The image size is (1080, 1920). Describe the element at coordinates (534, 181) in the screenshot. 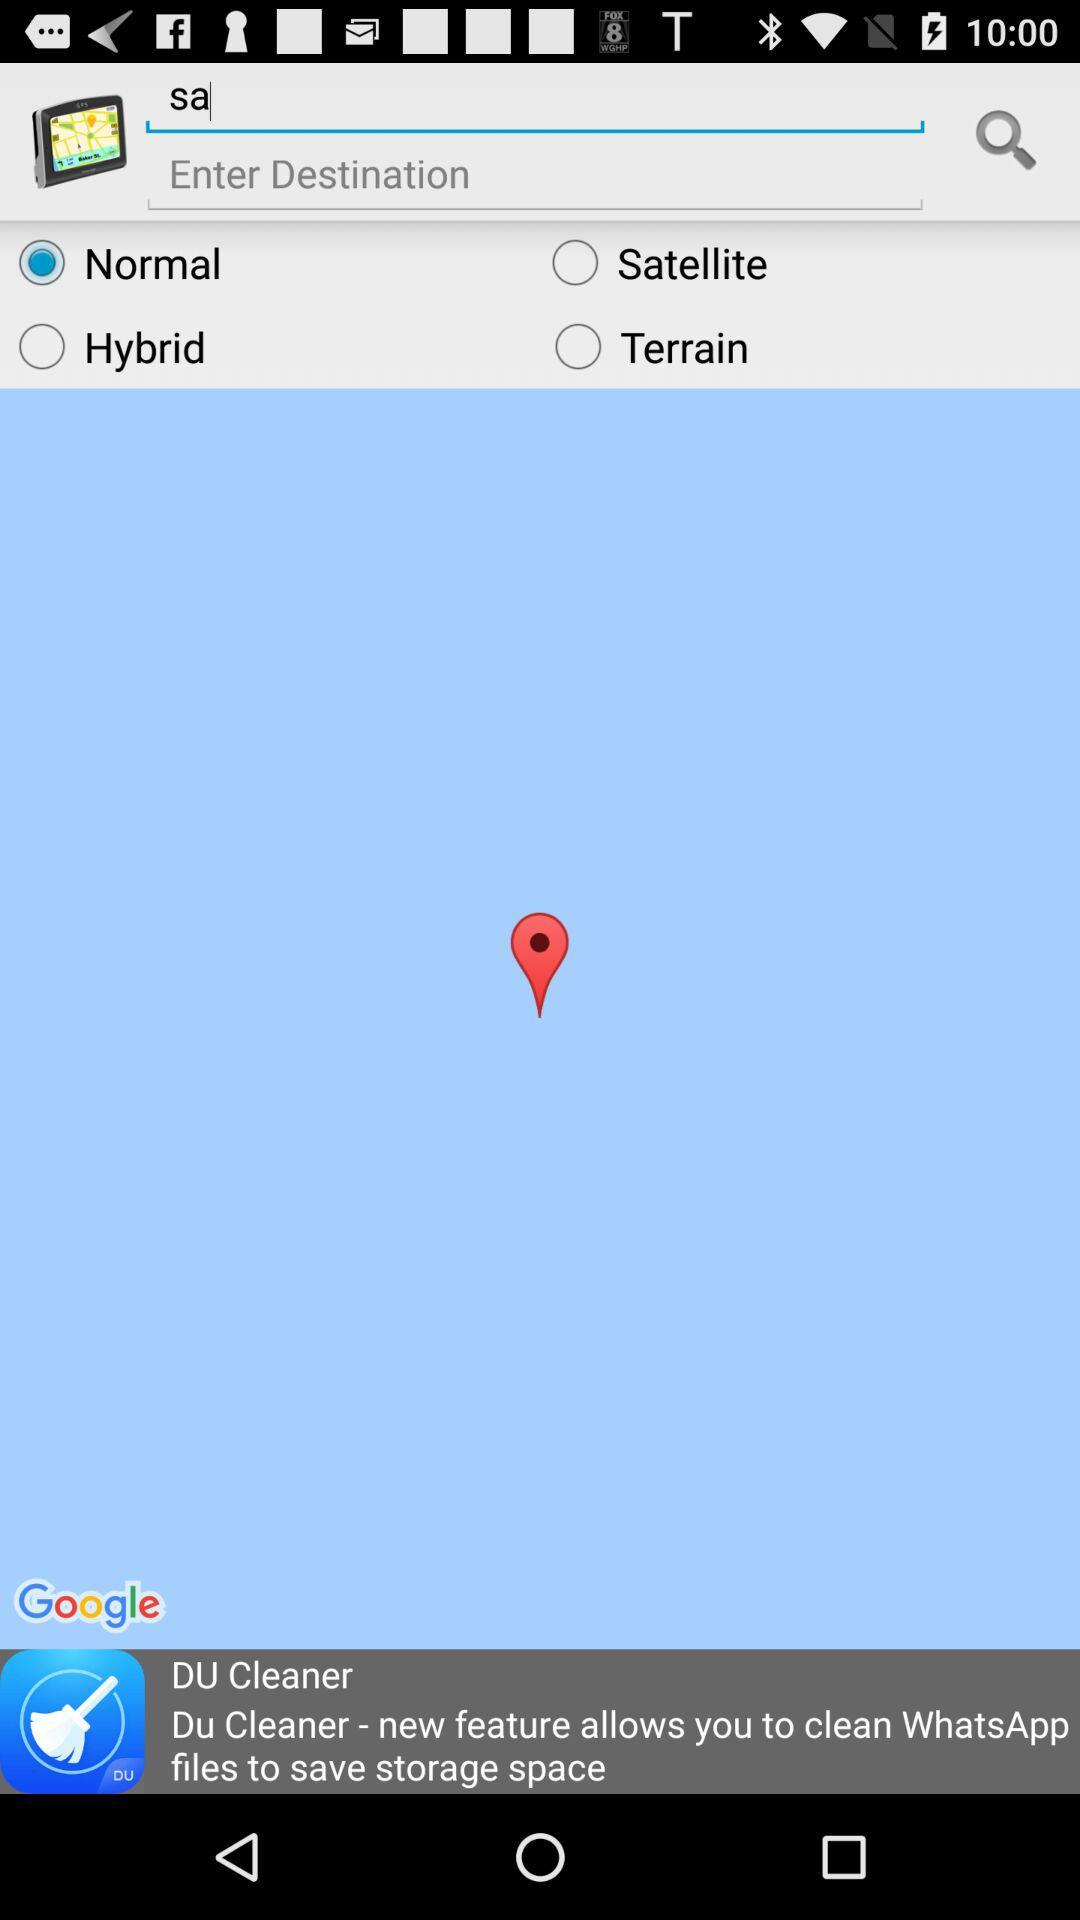

I see `destination` at that location.